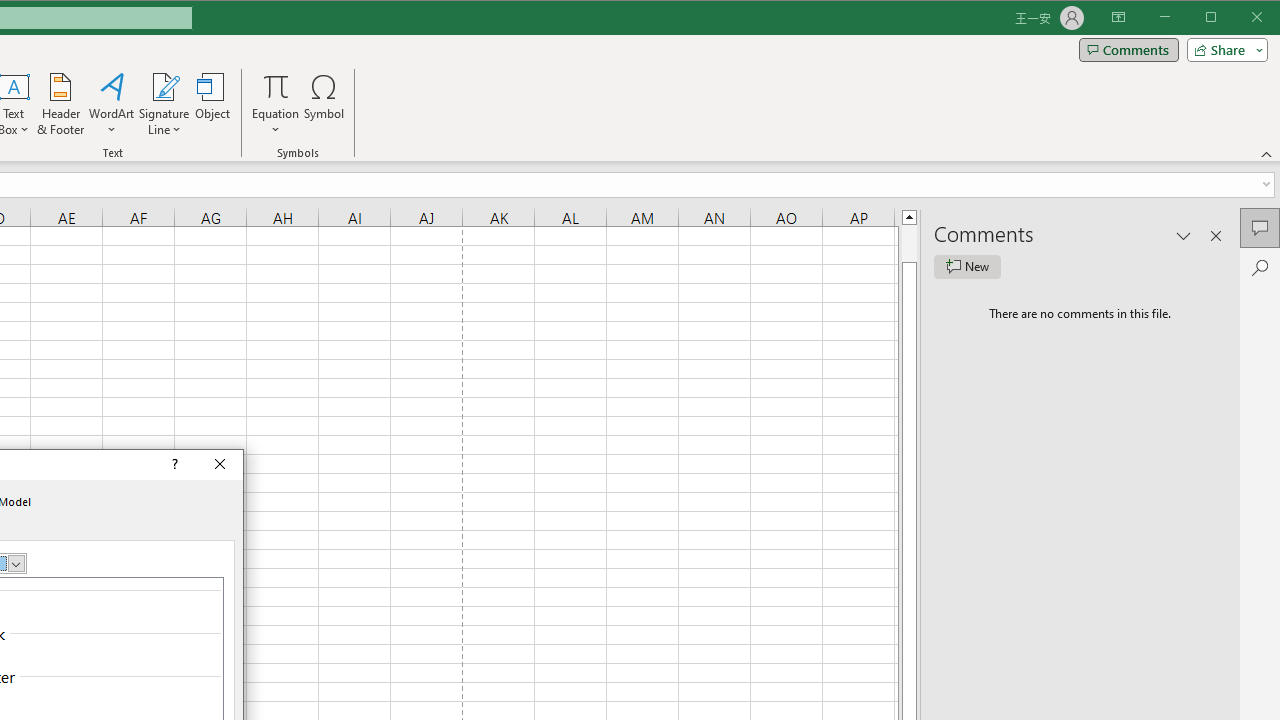 This screenshot has height=720, width=1280. Describe the element at coordinates (16, 563) in the screenshot. I see `'Open'` at that location.